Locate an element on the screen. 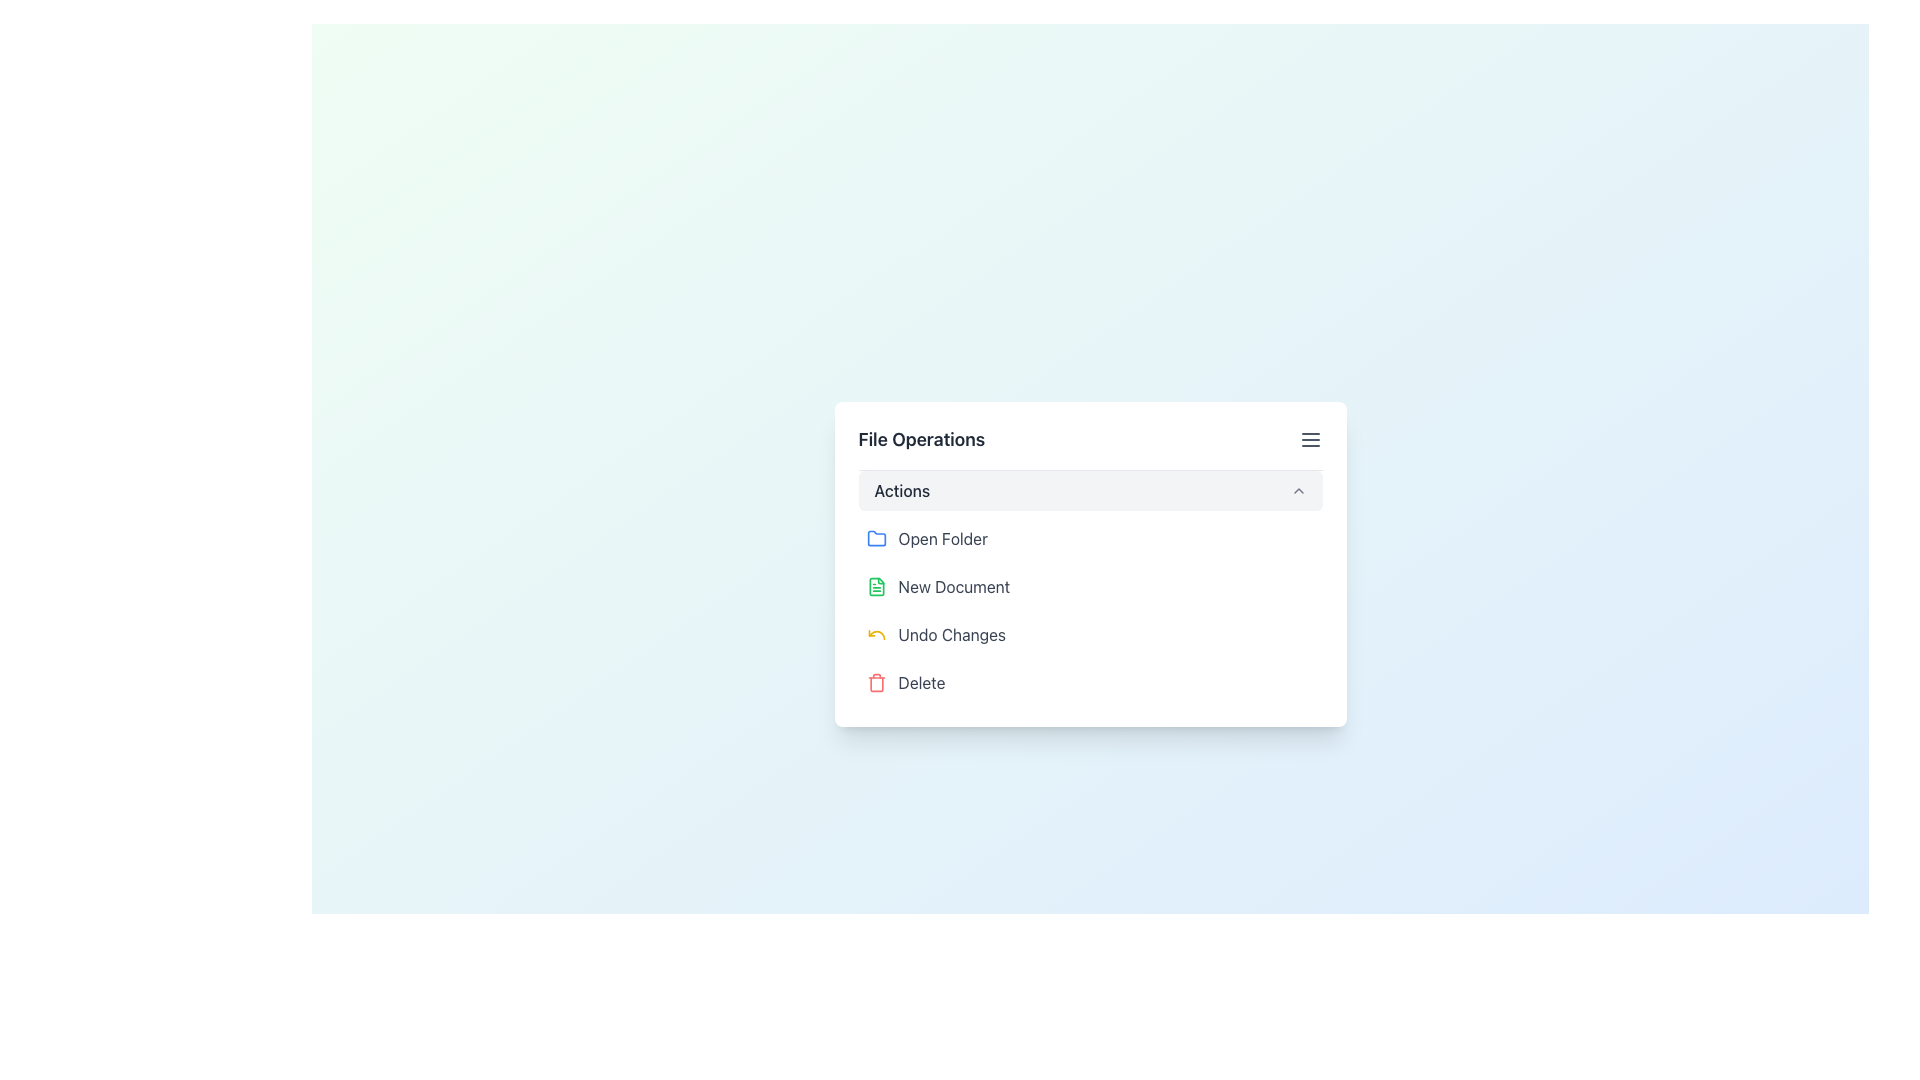  the central part of the red trash bin icon, which represents a delete action, located at the bottom of the file operations options menu is located at coordinates (876, 683).